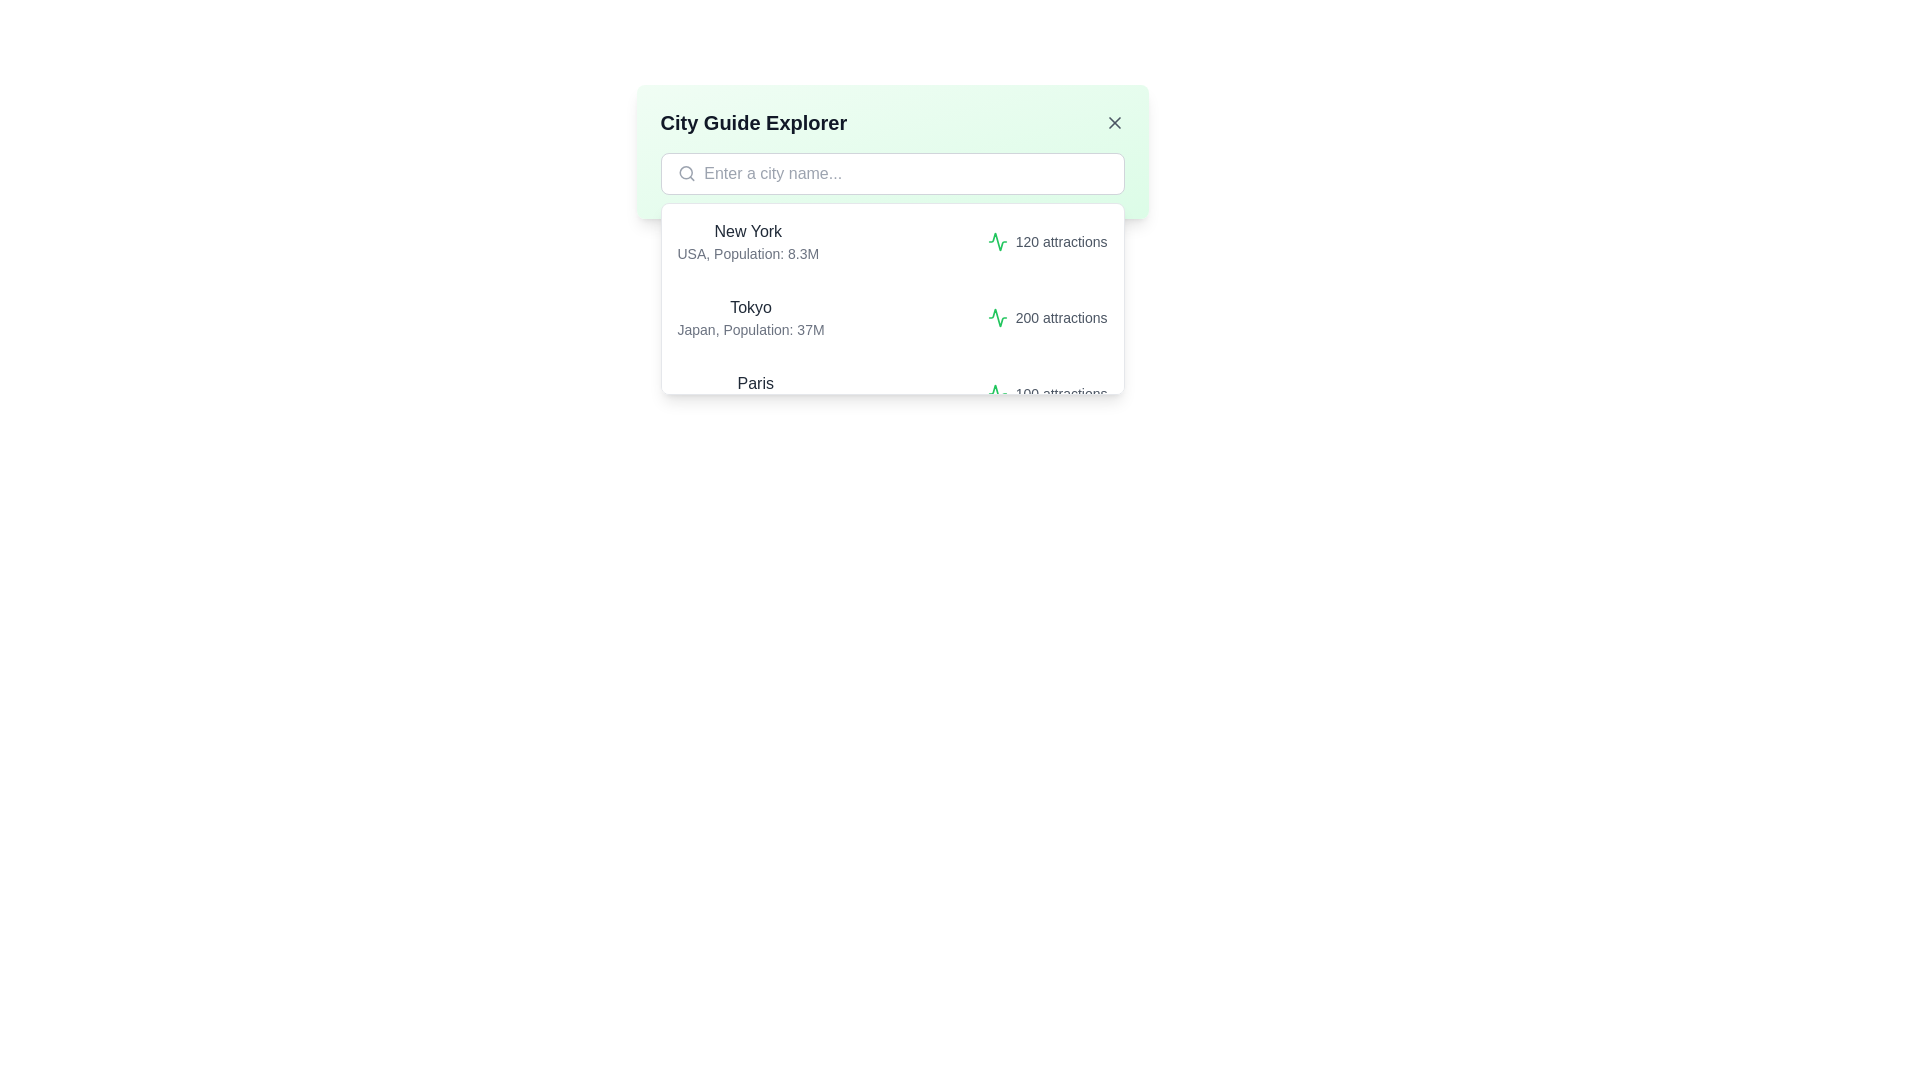 This screenshot has height=1080, width=1920. I want to click on the Text label displaying '100 attractions' located at the bottom of the Paris city details panel, which includes a green activity graph icon to its left, so click(1046, 393).